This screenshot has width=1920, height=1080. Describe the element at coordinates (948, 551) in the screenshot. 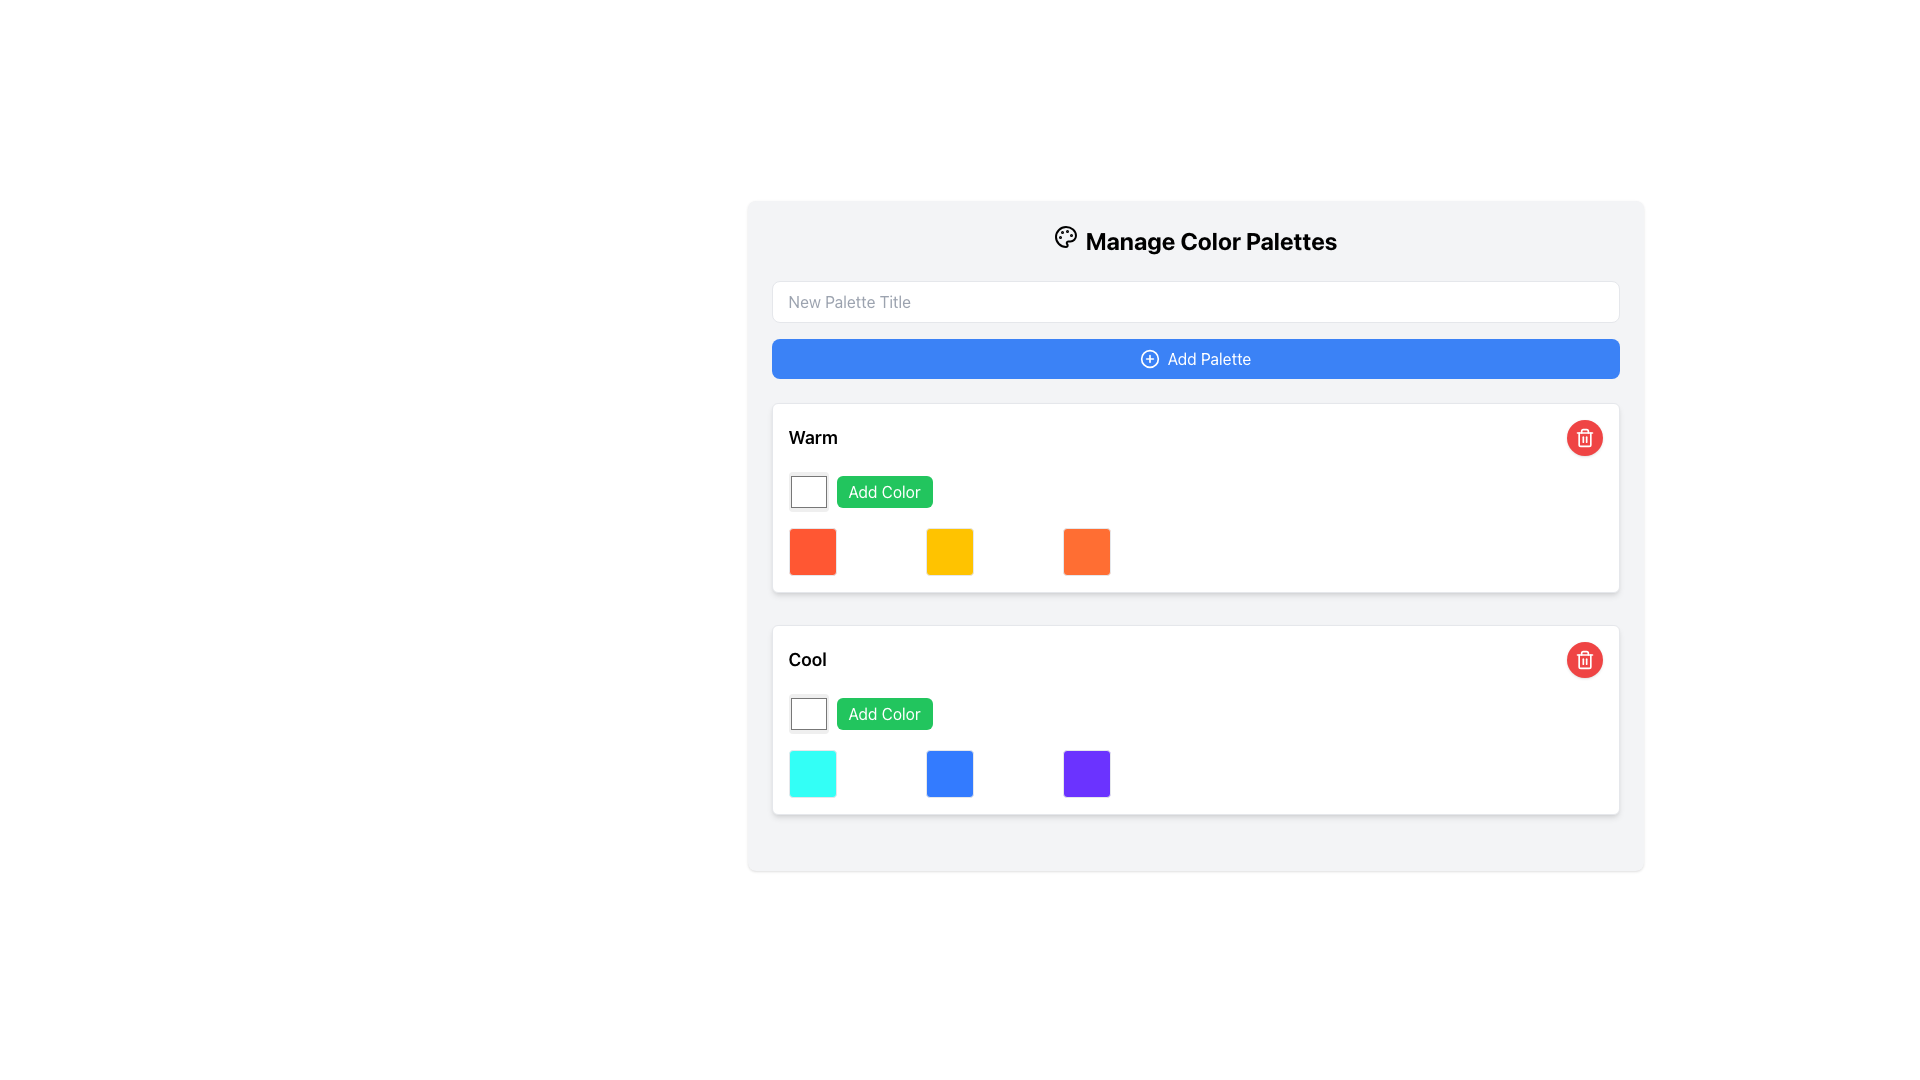

I see `the second Color Display Block in the 'Warm' color palette` at that location.